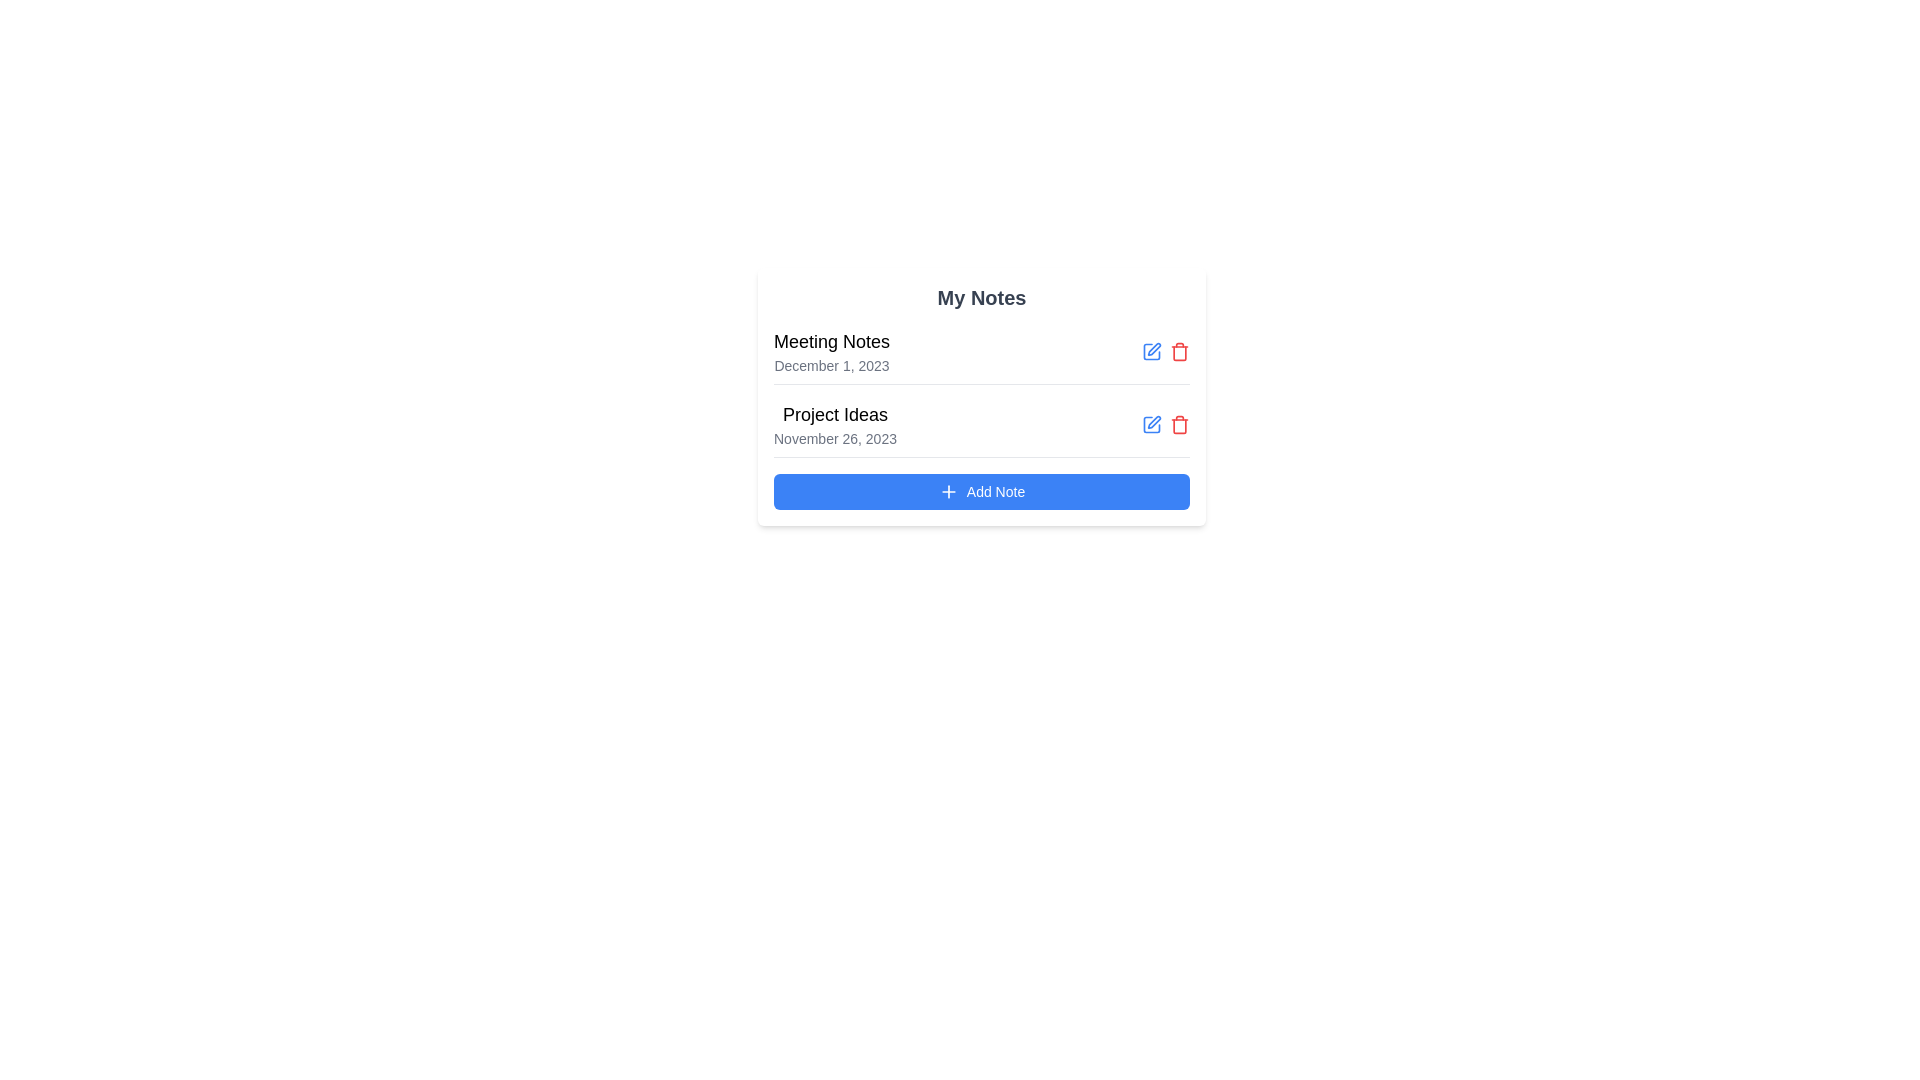  What do you see at coordinates (982, 492) in the screenshot?
I see `the 'Add Note' button located at the bottom of the 'My Notes' panel` at bounding box center [982, 492].